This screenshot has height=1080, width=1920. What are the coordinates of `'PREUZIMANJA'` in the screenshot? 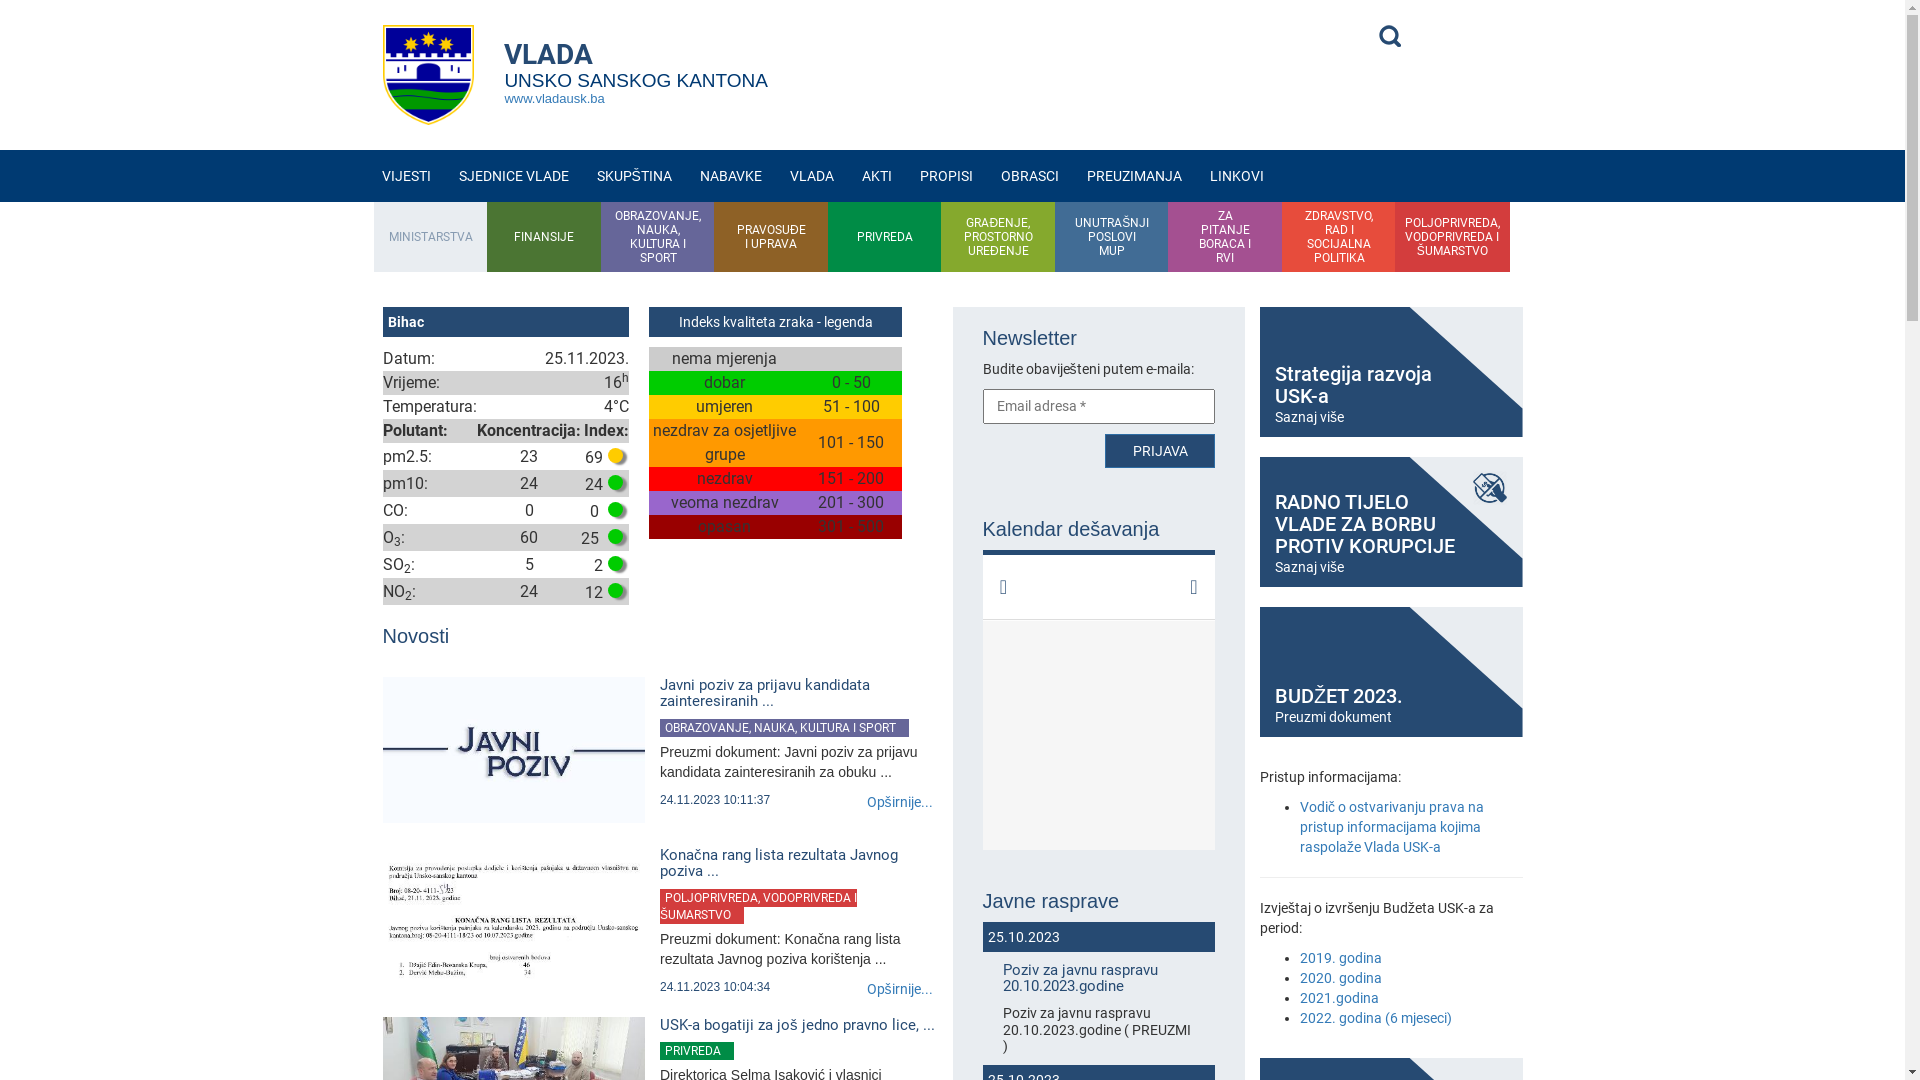 It's located at (1134, 175).